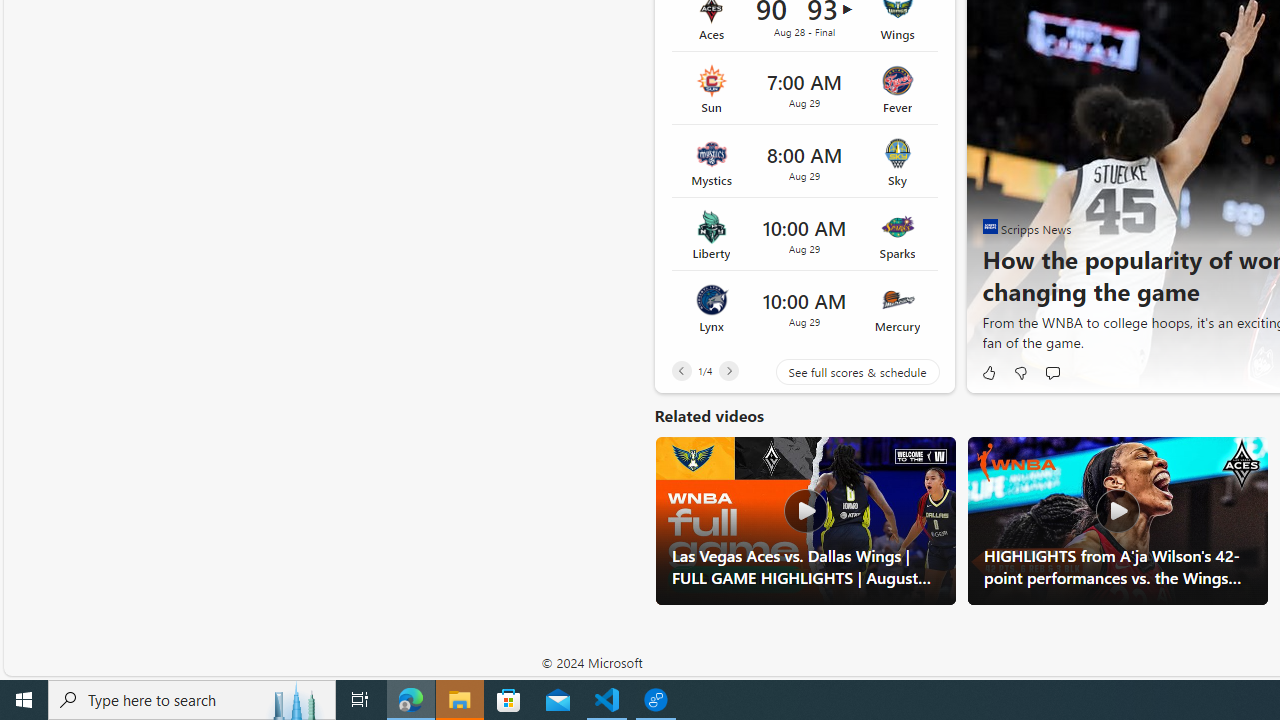  I want to click on 'Previous', so click(681, 370).